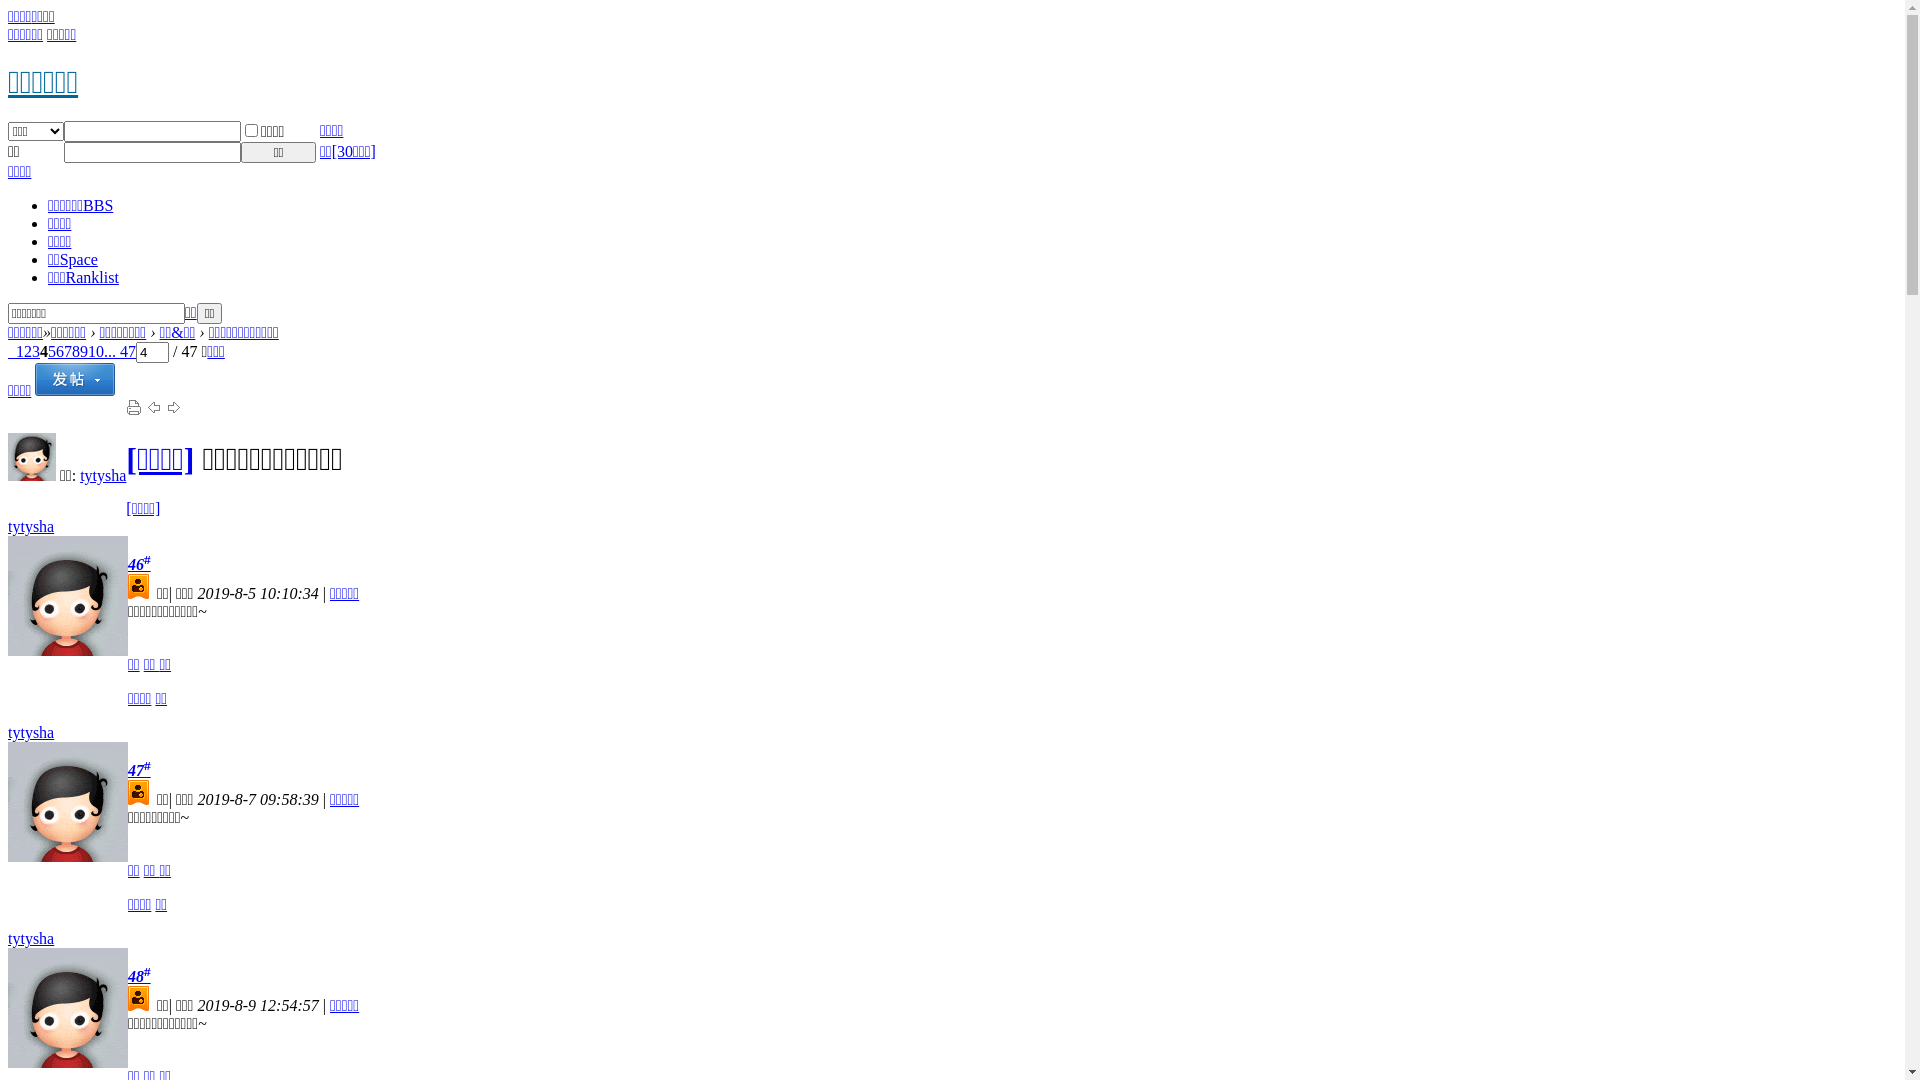 Image resolution: width=1920 pixels, height=1080 pixels. What do you see at coordinates (95, 350) in the screenshot?
I see `'10'` at bounding box center [95, 350].